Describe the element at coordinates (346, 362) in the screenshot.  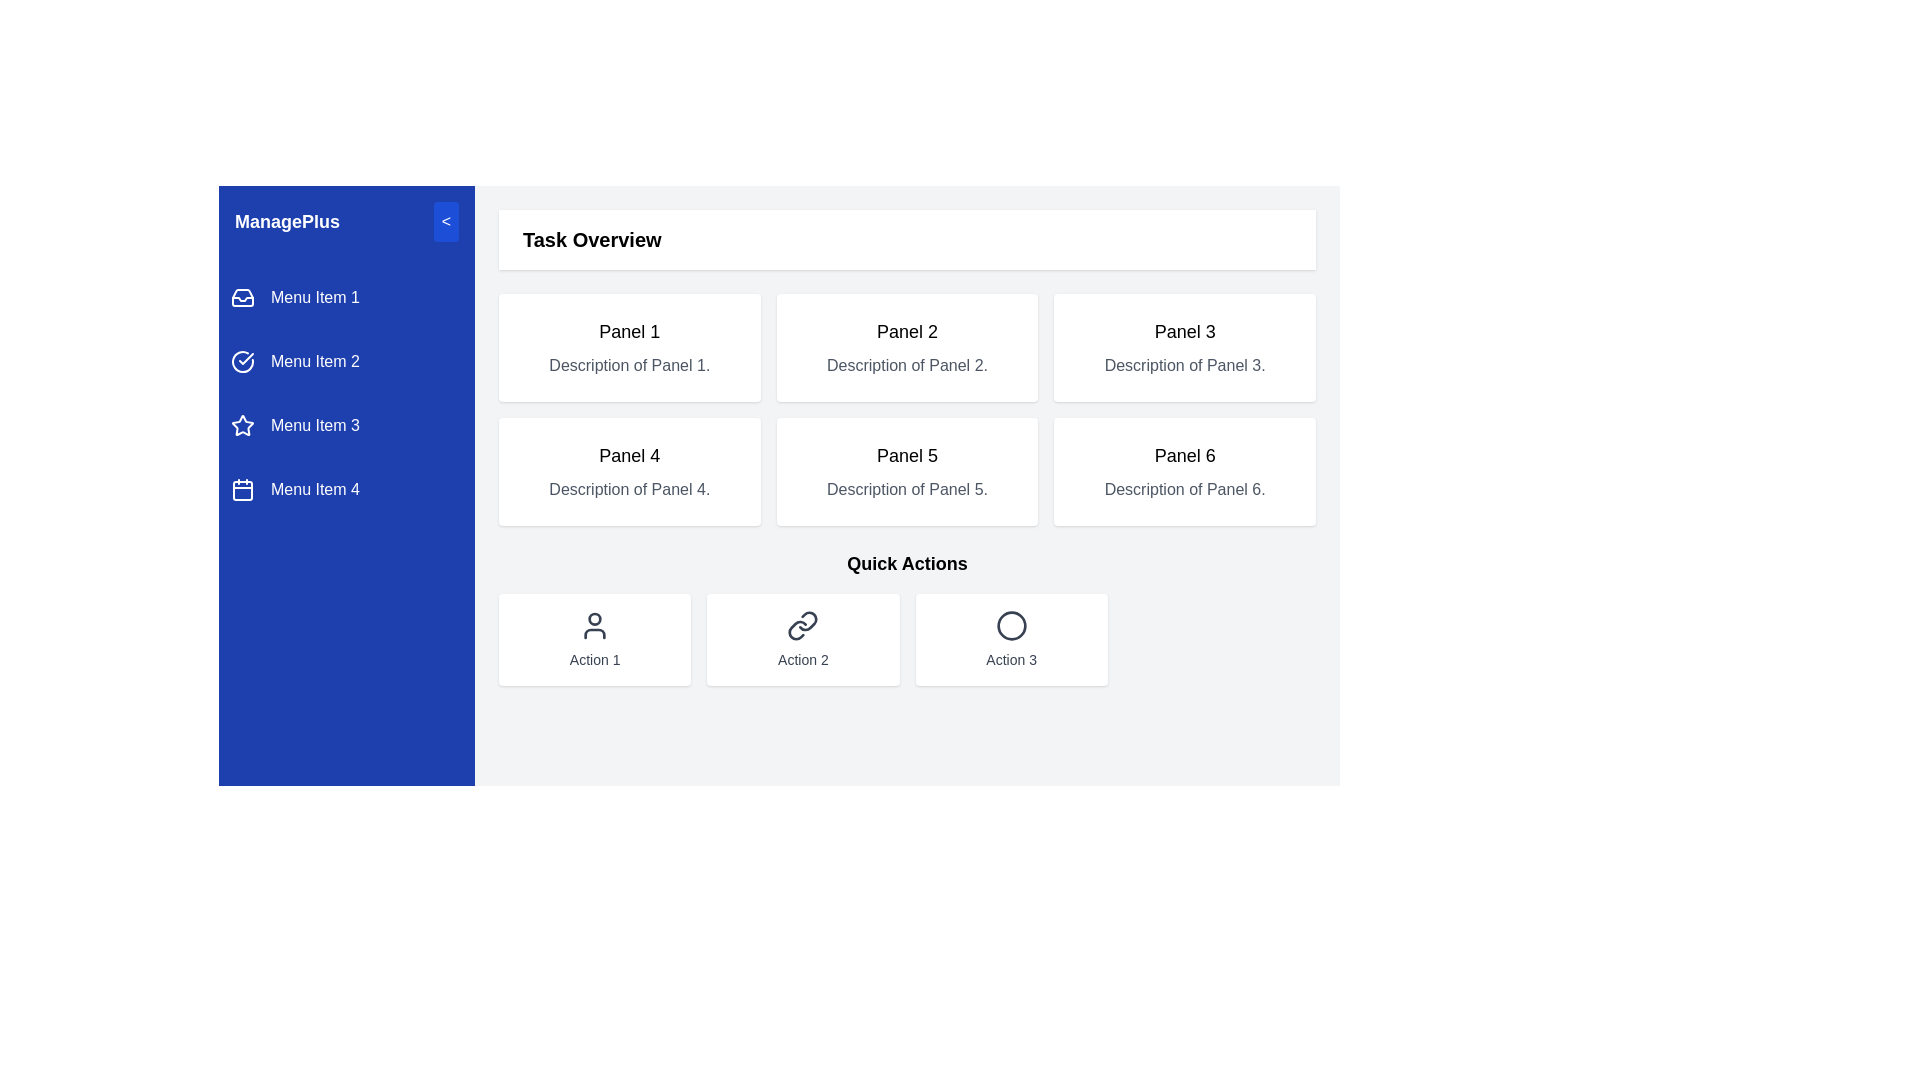
I see `the second menu item labeled 'Menu Item 2' in the blue sidebar` at that location.